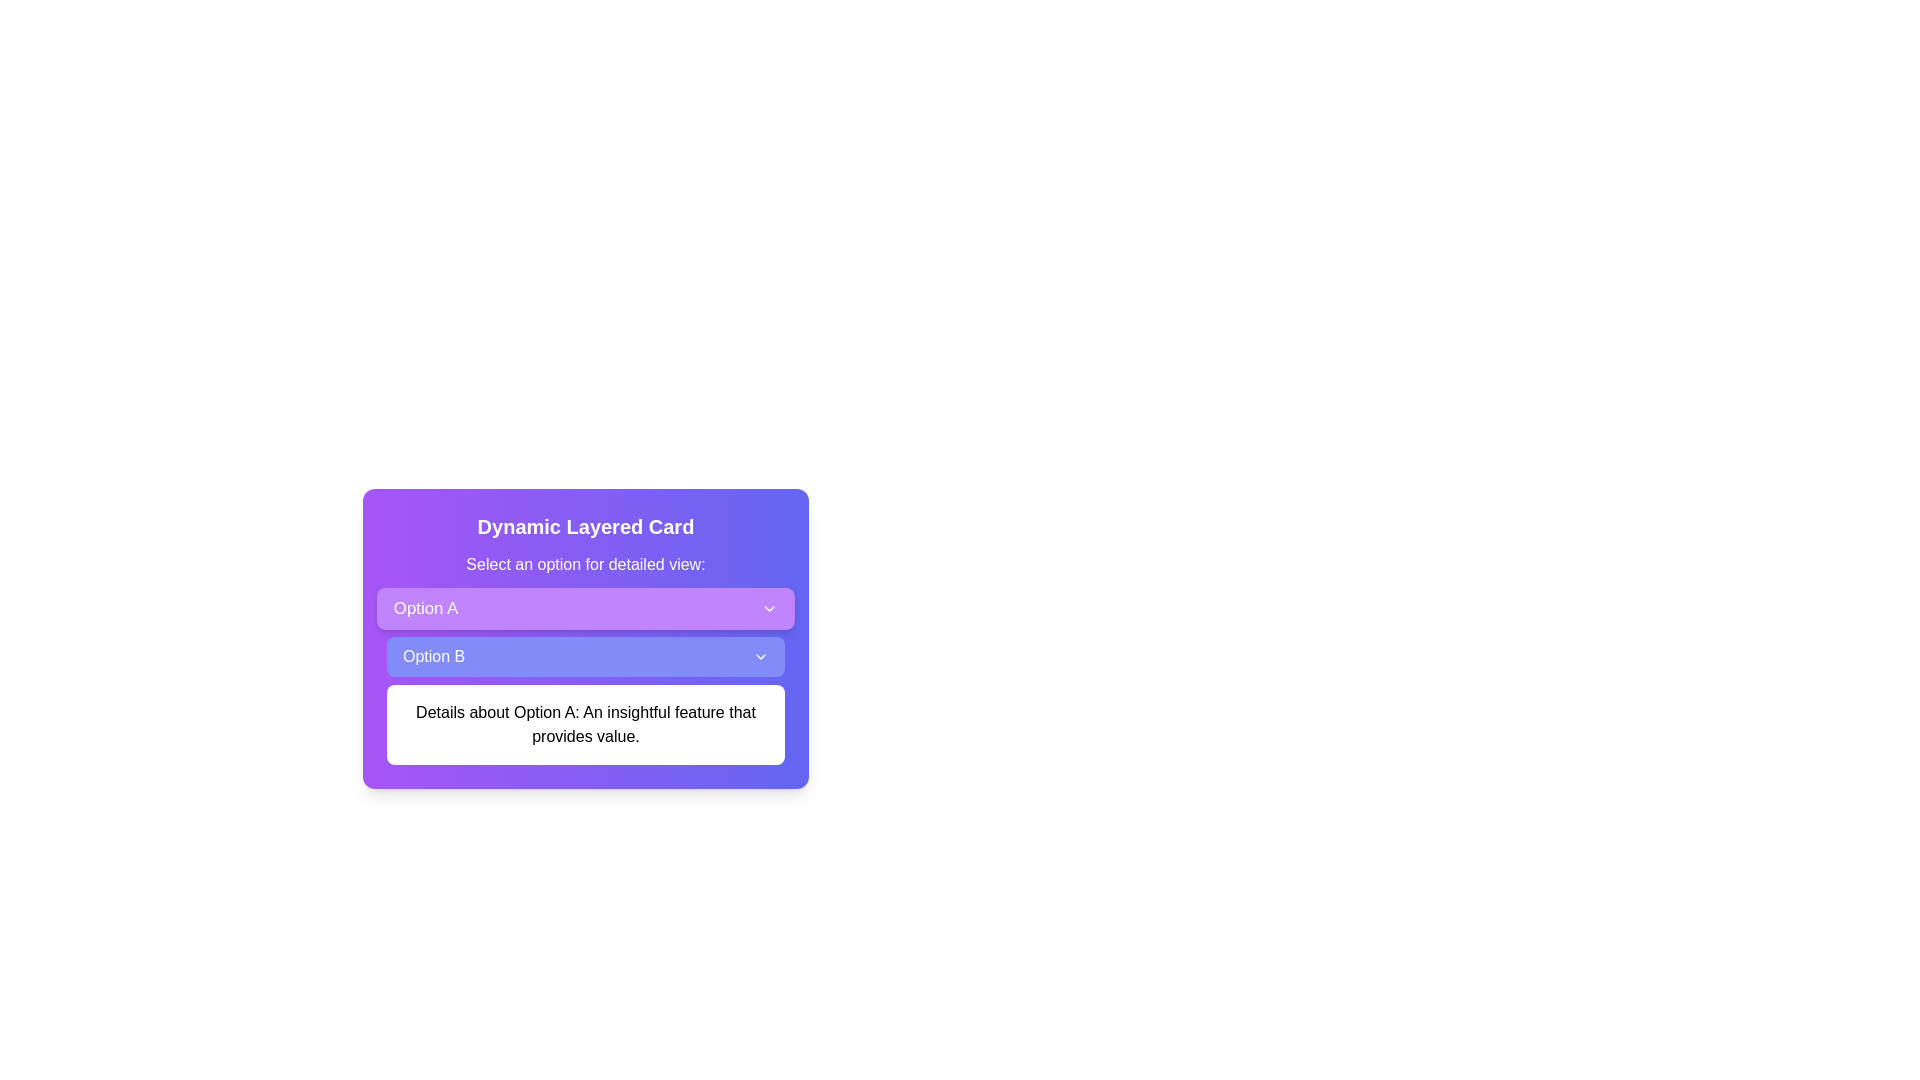  What do you see at coordinates (584, 656) in the screenshot?
I see `the second option button in the dropdown menu labeled 'Option B'` at bounding box center [584, 656].